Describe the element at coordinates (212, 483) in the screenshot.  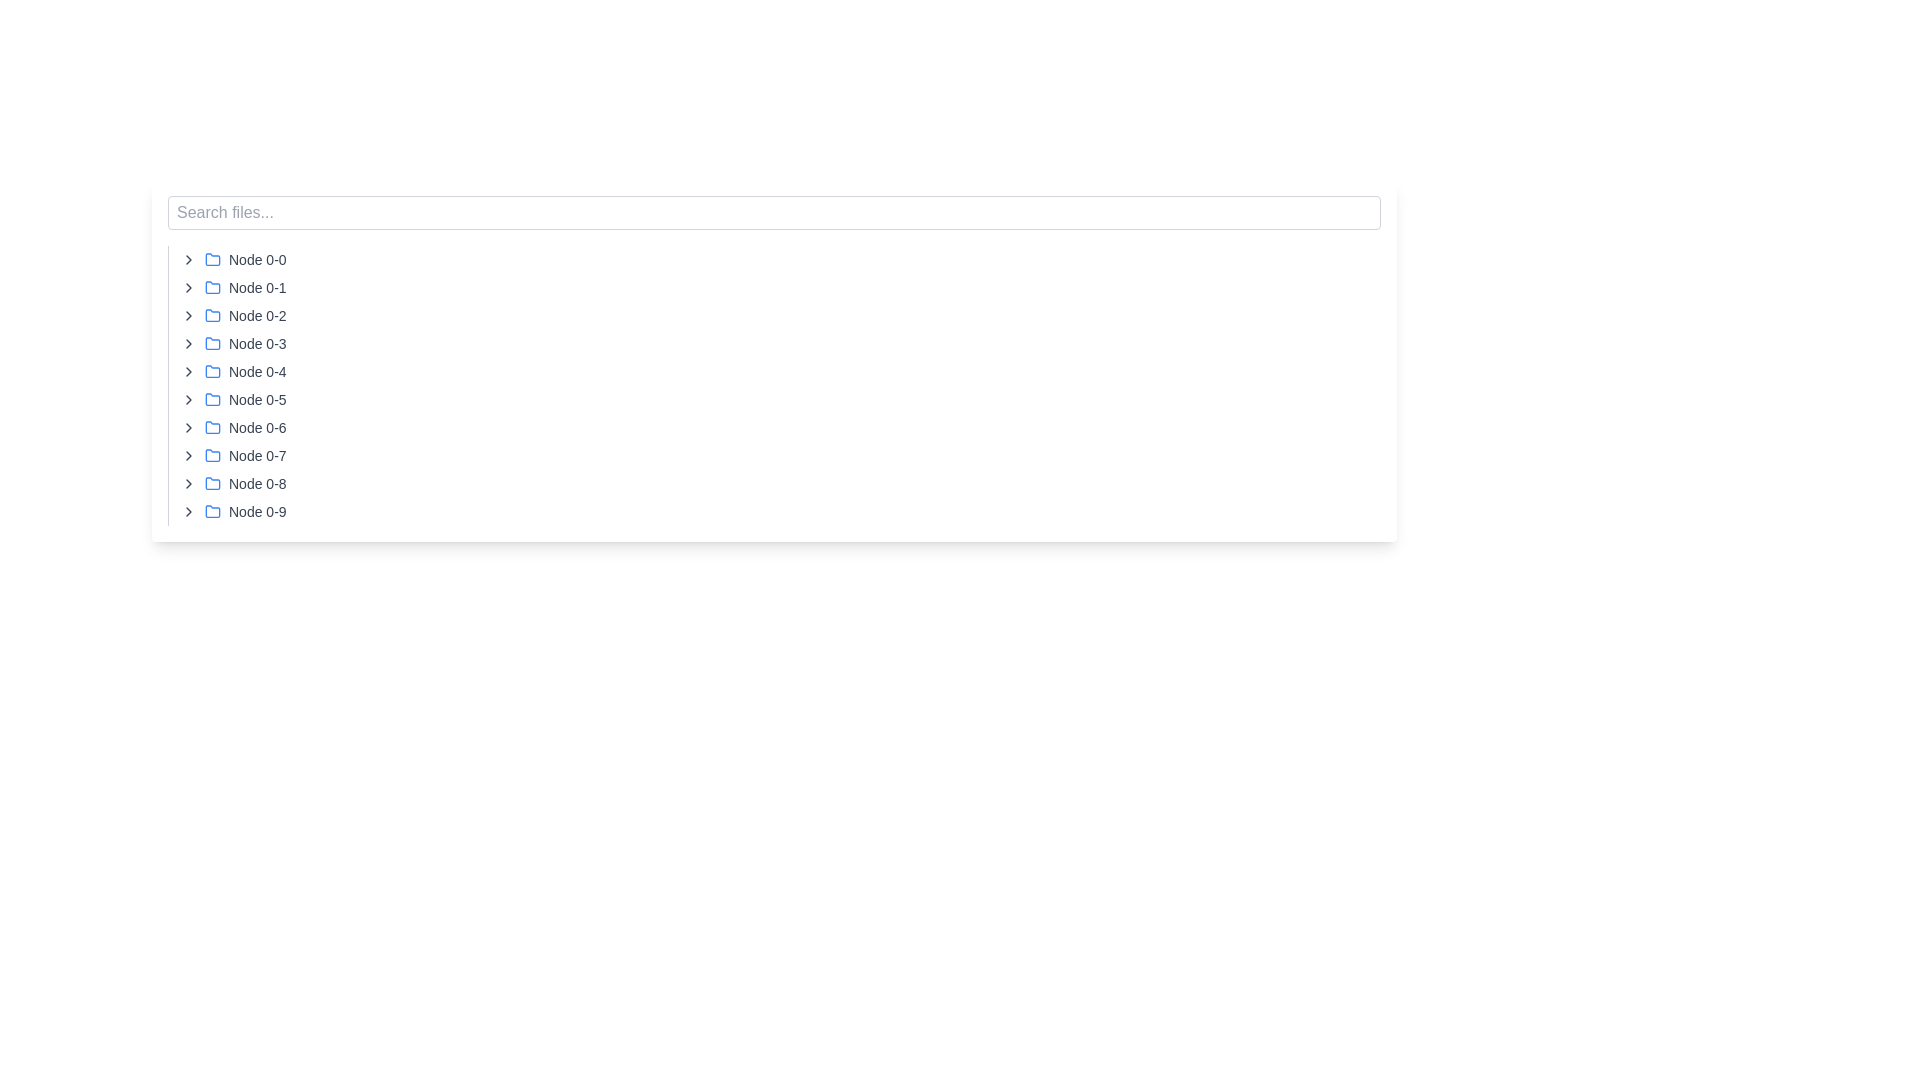
I see `the blue folder icon, which is the 9th in a vertical list of folder icons` at that location.